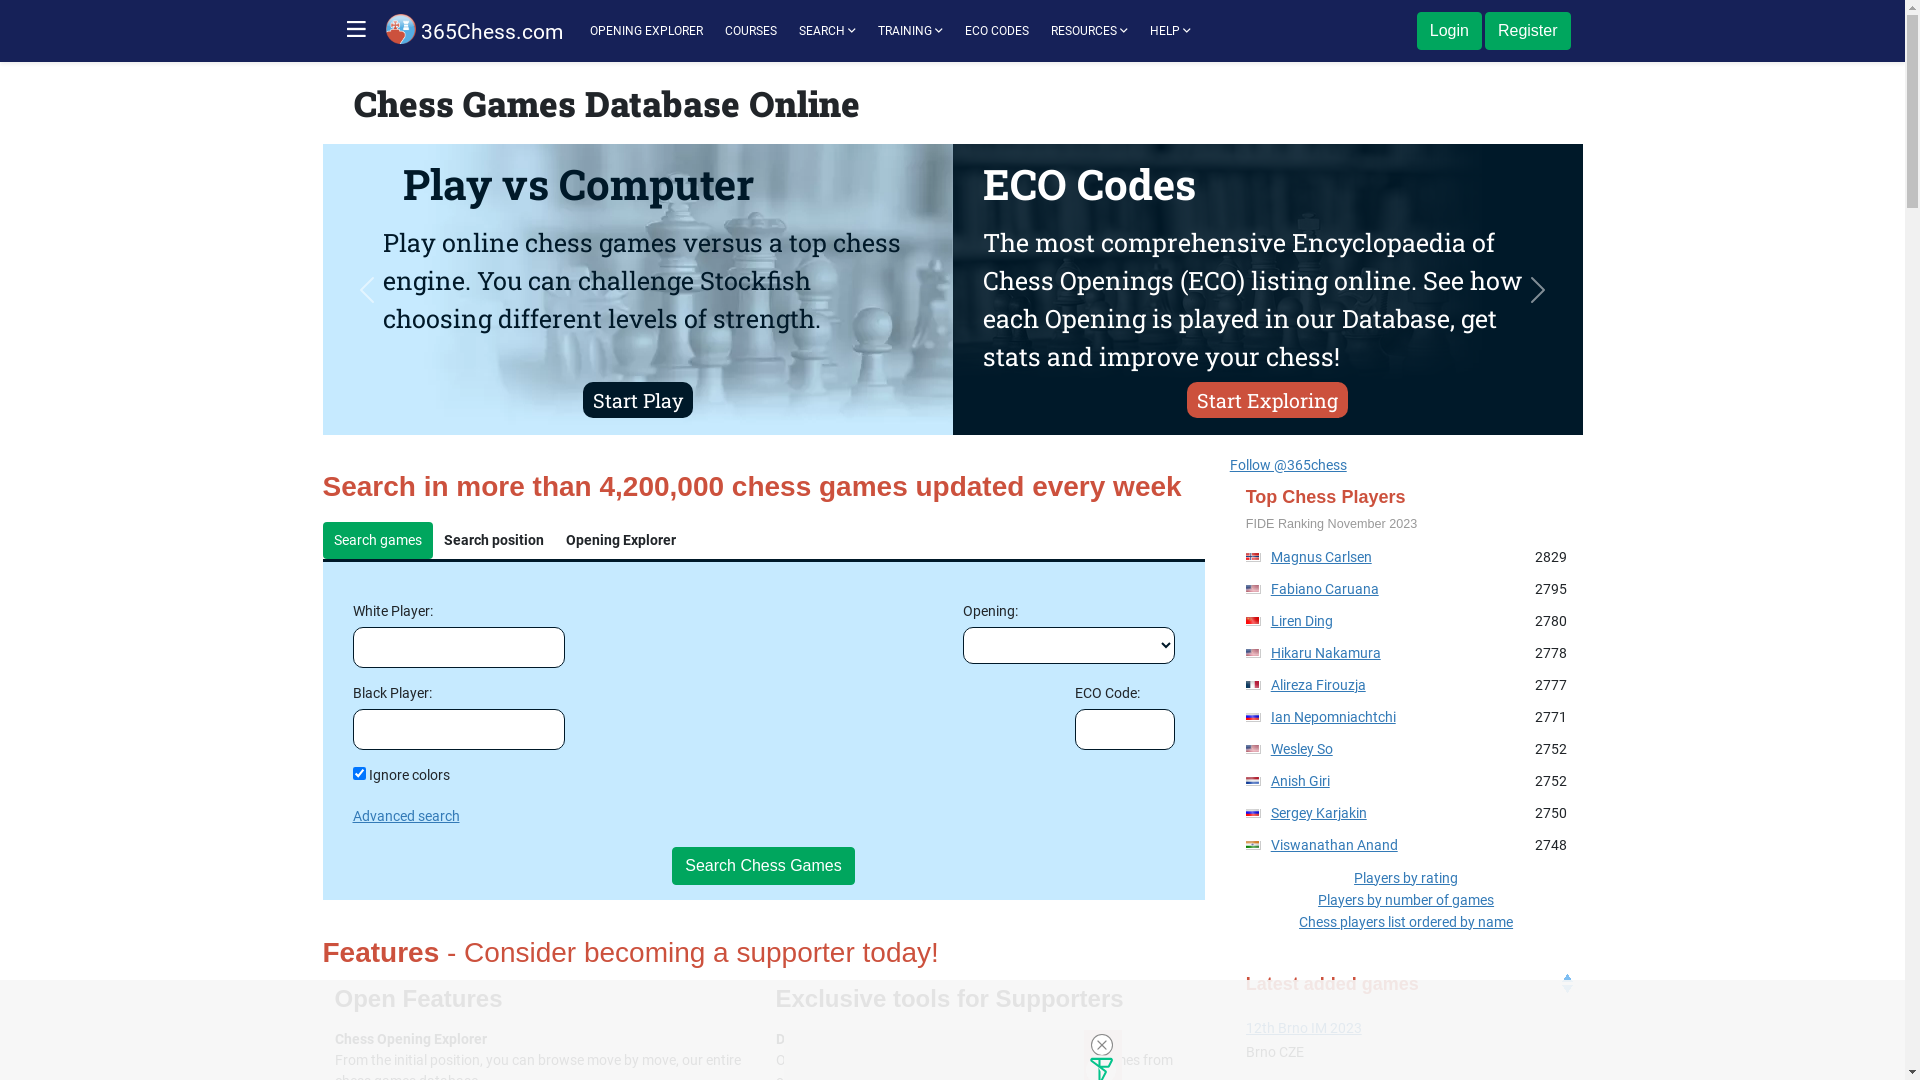  I want to click on 'RUDAR 2 GM 2023', so click(1405, 1028).